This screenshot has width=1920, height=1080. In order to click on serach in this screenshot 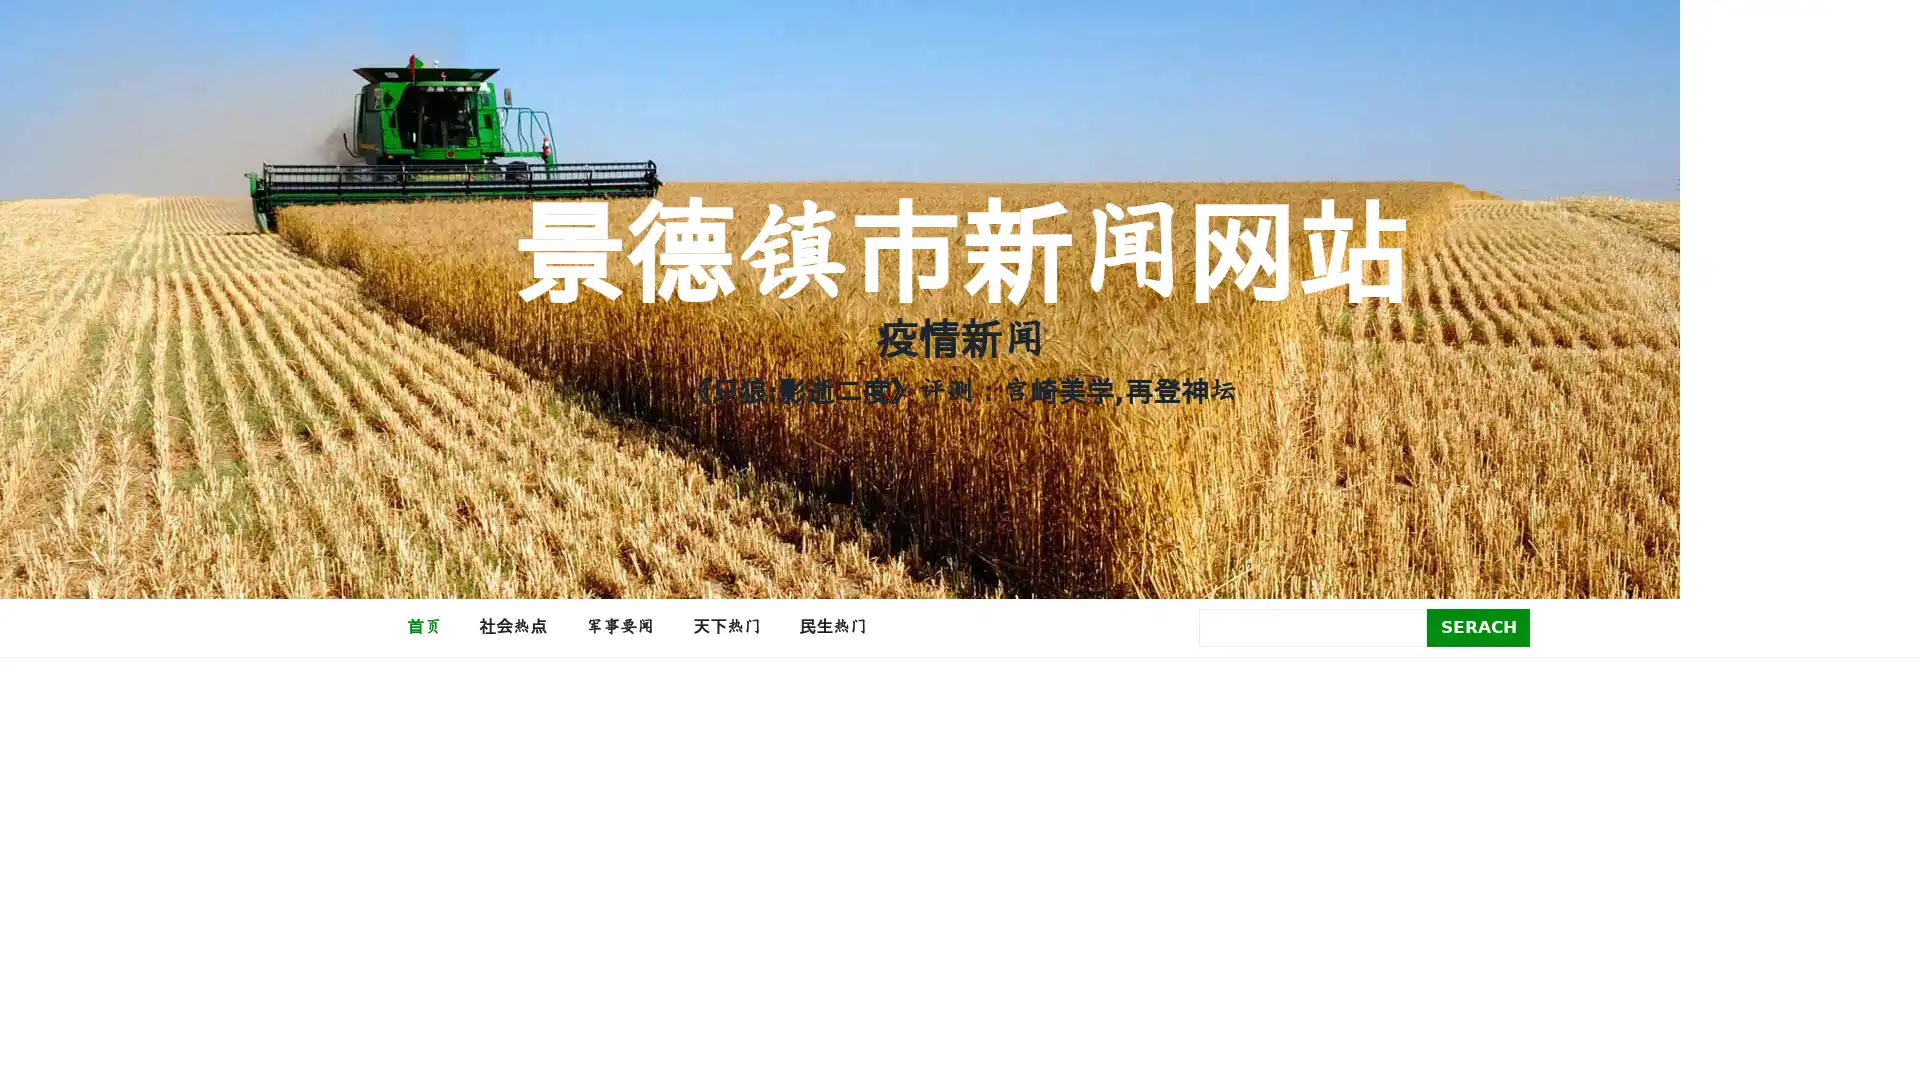, I will do `click(1478, 626)`.